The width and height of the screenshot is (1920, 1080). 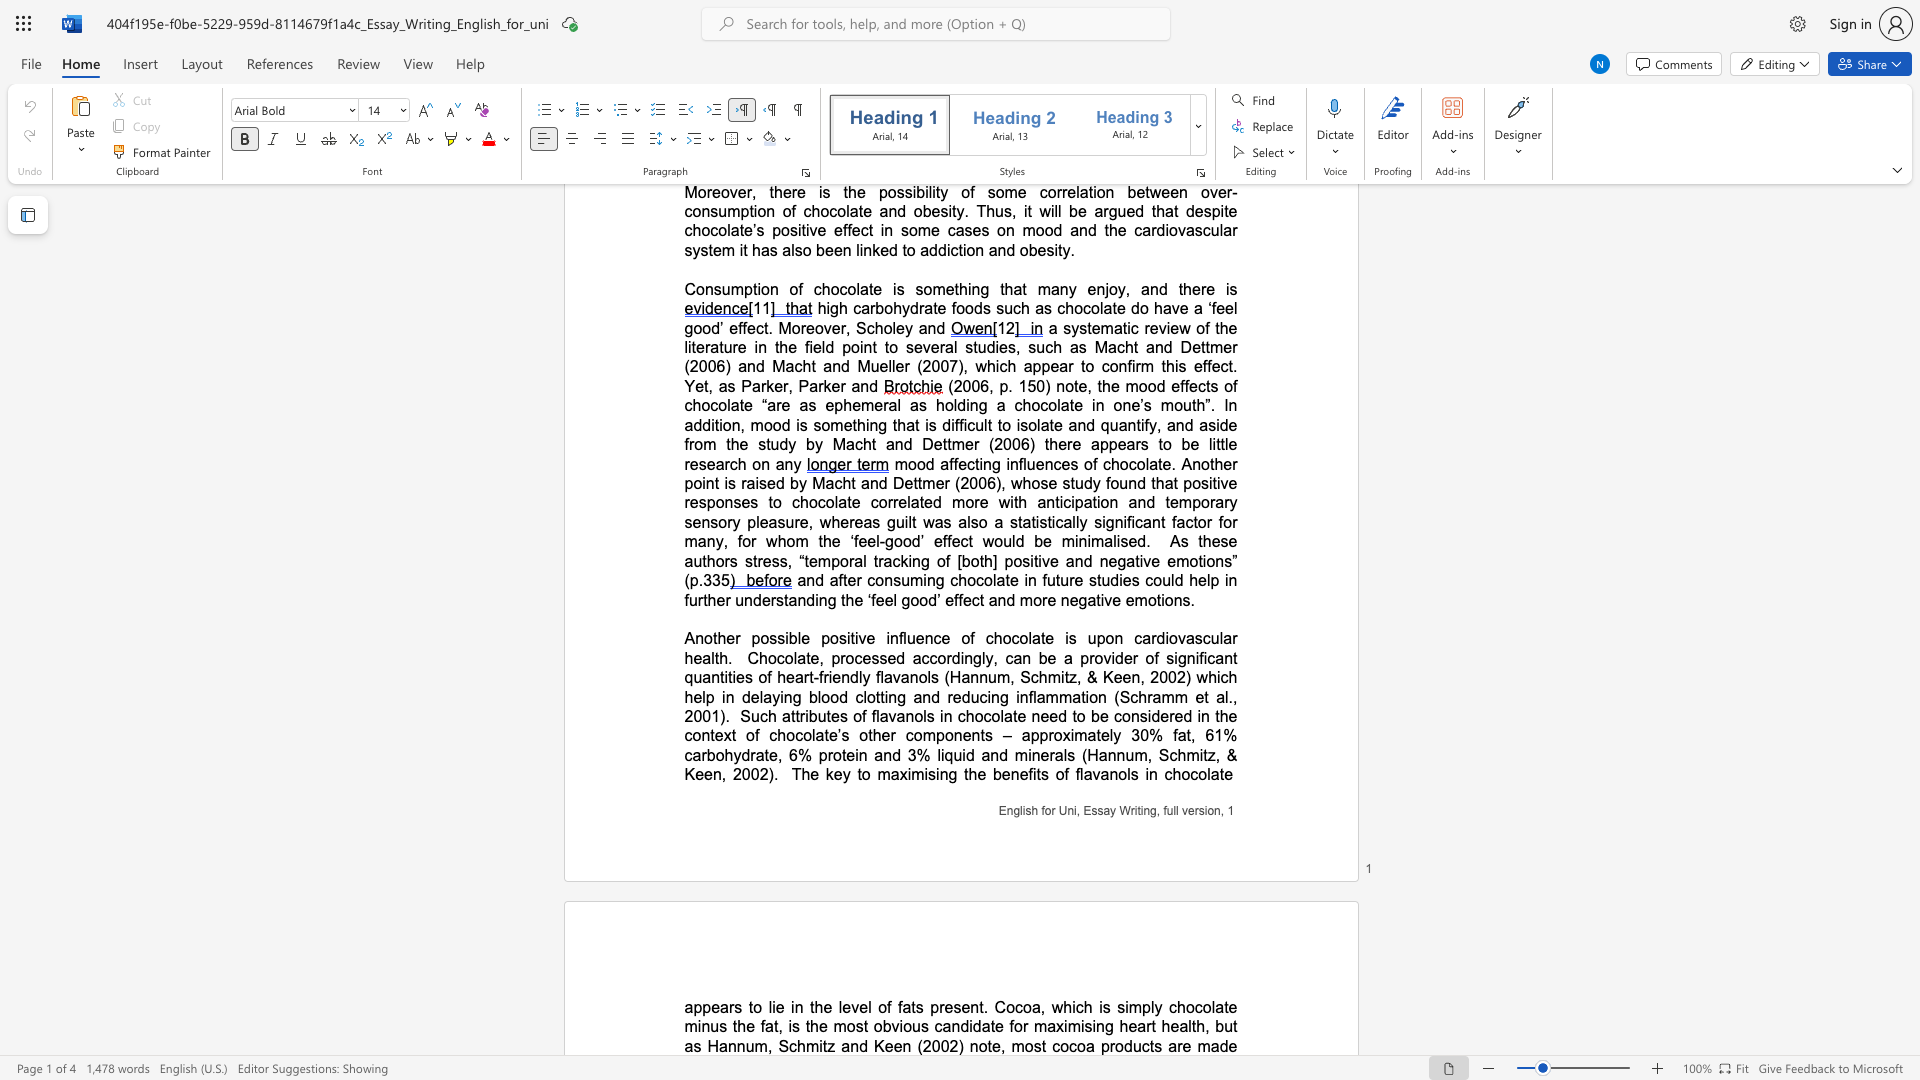 I want to click on the subset text "g blood clotting and red" within the text "Chocolate, processed accordingly, can be a provider of significant quantities of heart-friendly flavanols (Hannum, Schmitz, & Keen, 2002) which help in delaying blood clotting and reducing inflammation (Schramm et al., 2001)", so click(x=791, y=696).